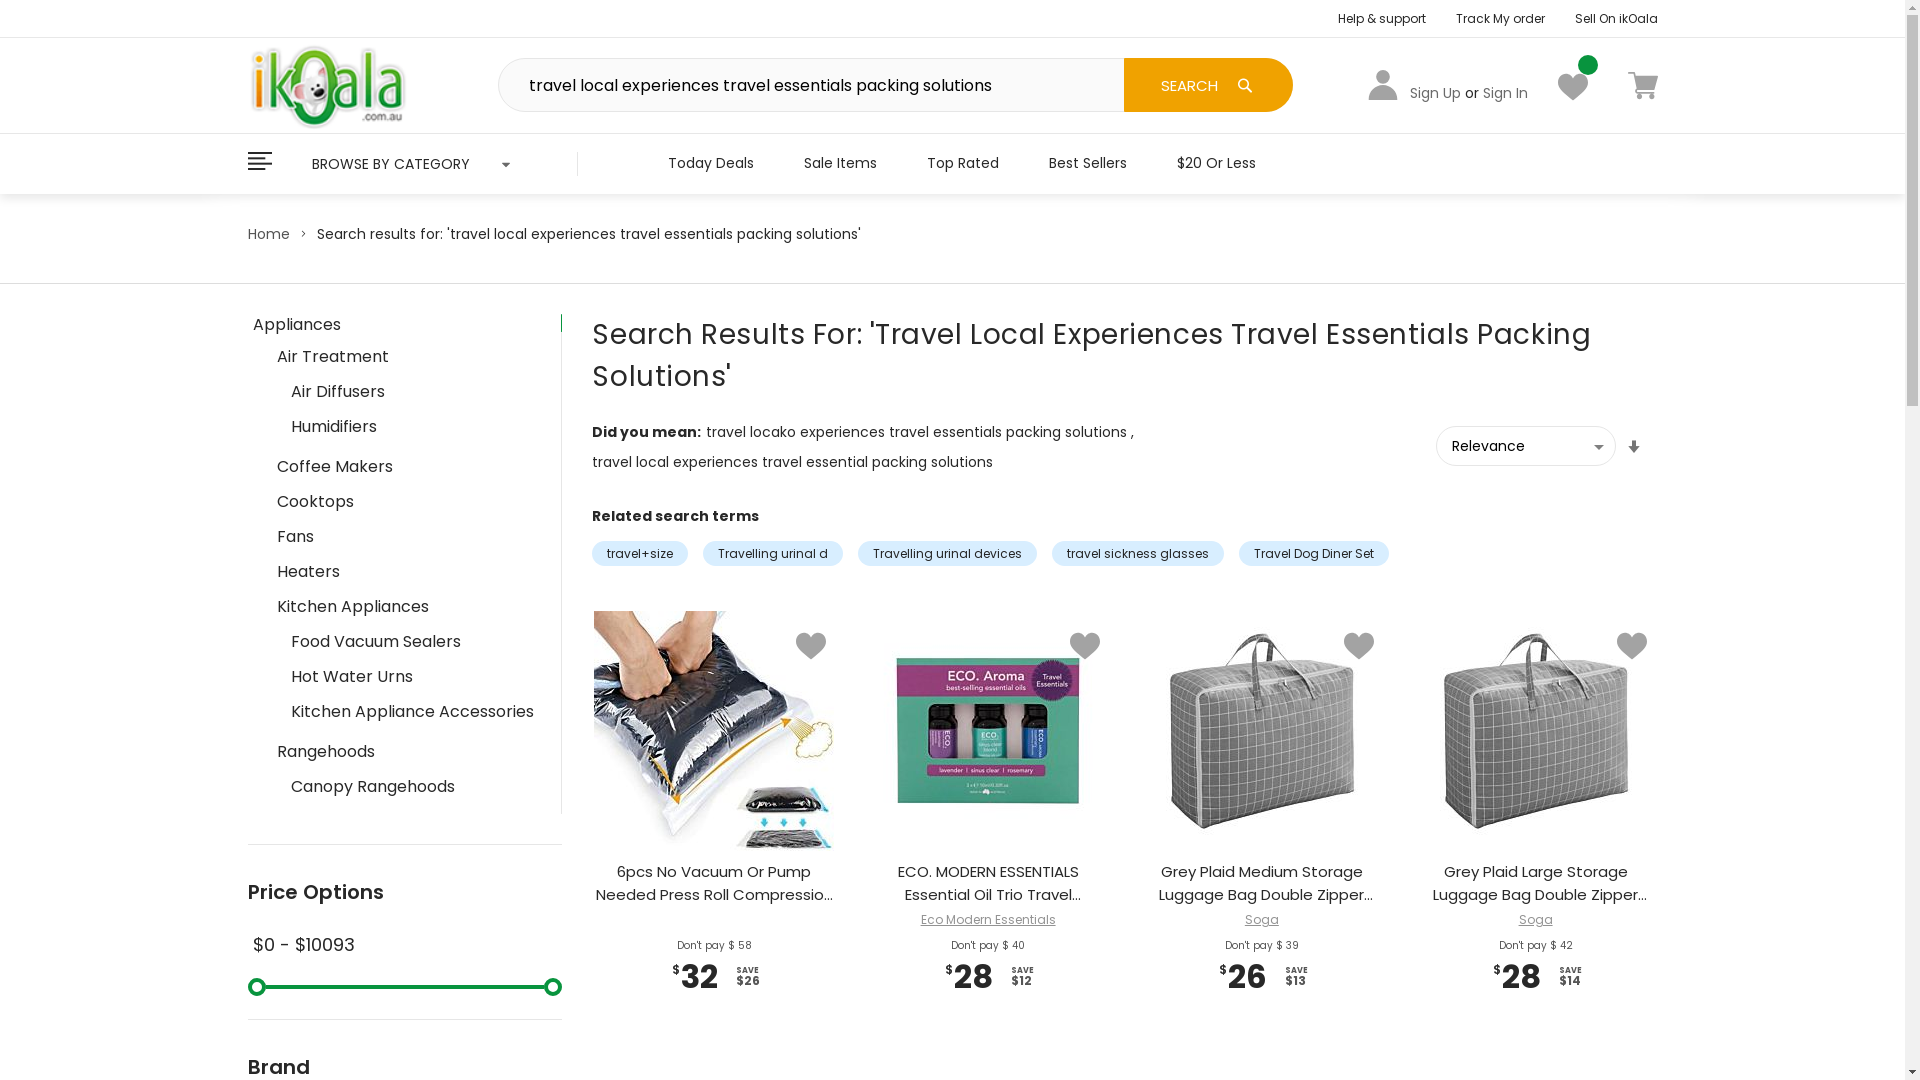 Image resolution: width=1920 pixels, height=1080 pixels. Describe the element at coordinates (1381, 18) in the screenshot. I see `'Help & support'` at that location.